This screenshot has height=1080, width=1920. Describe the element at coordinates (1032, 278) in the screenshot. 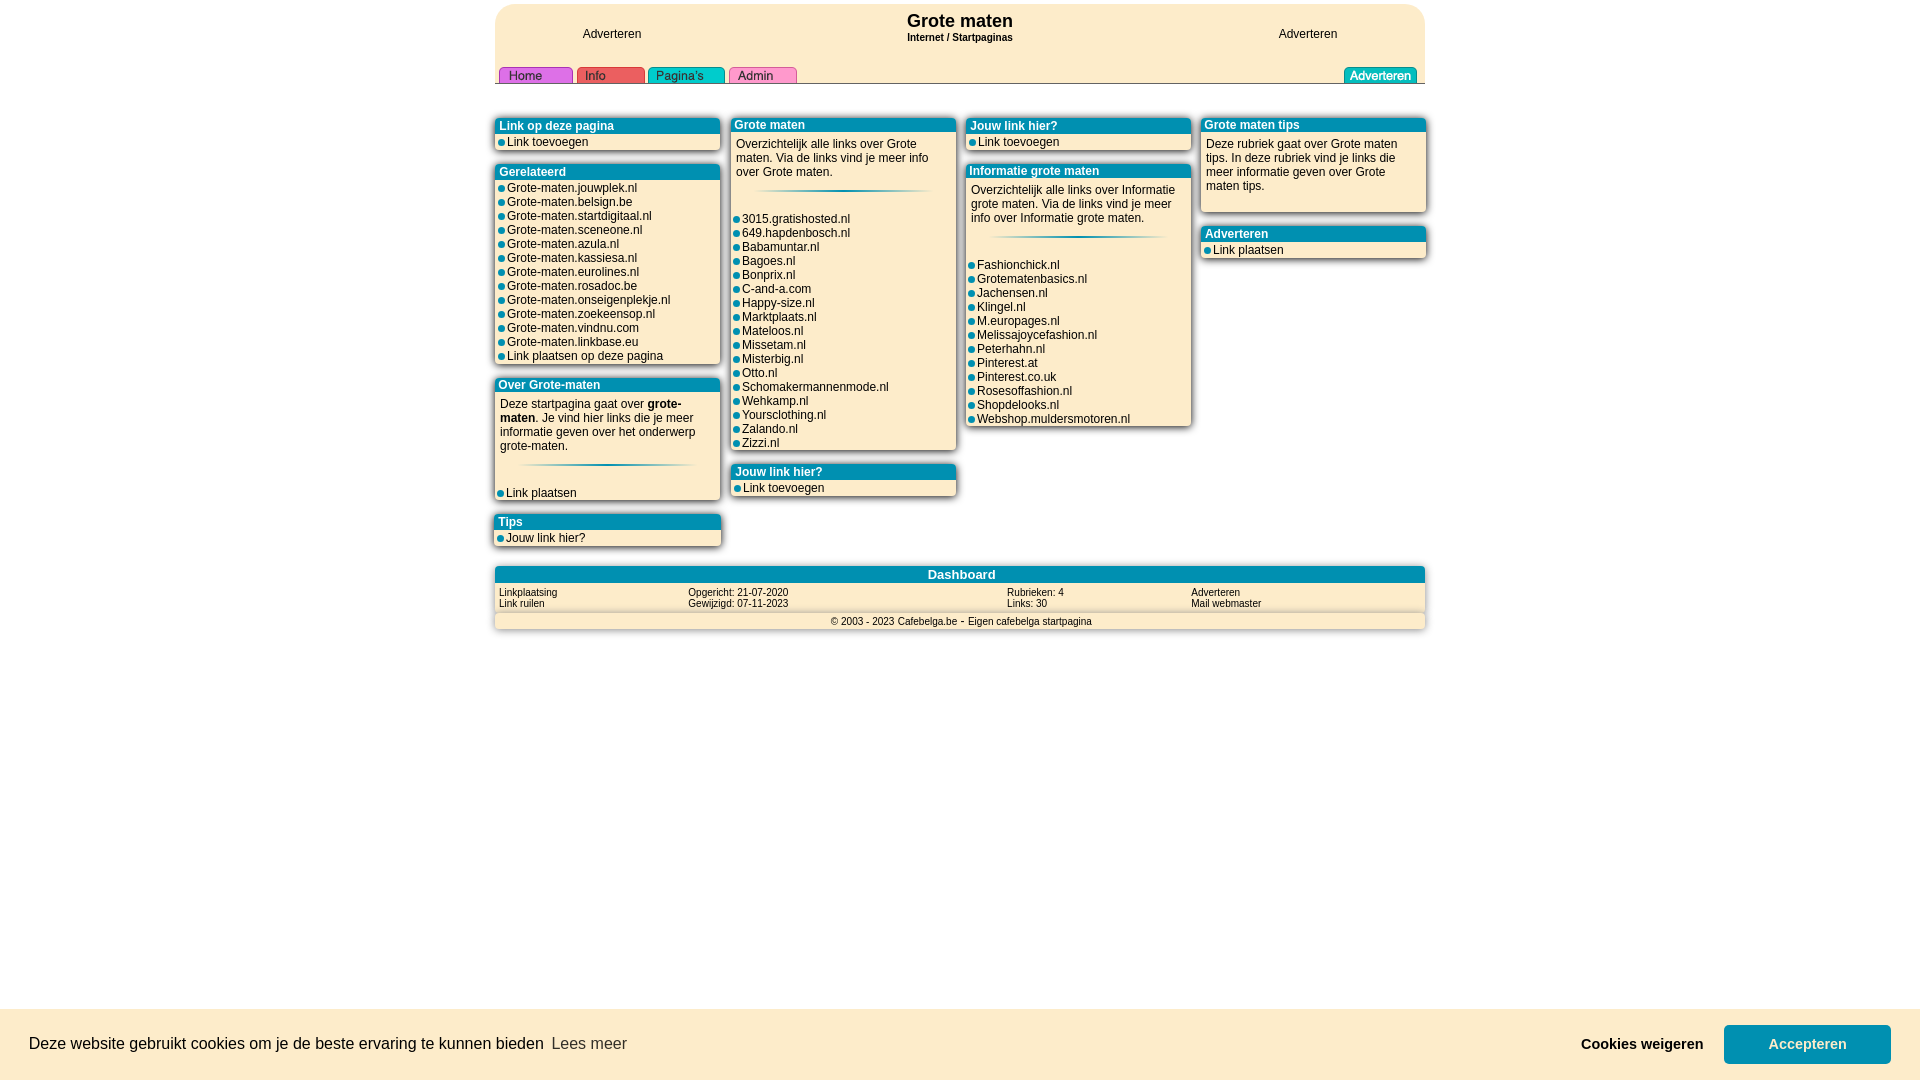

I see `'Grotematenbasics.nl'` at that location.